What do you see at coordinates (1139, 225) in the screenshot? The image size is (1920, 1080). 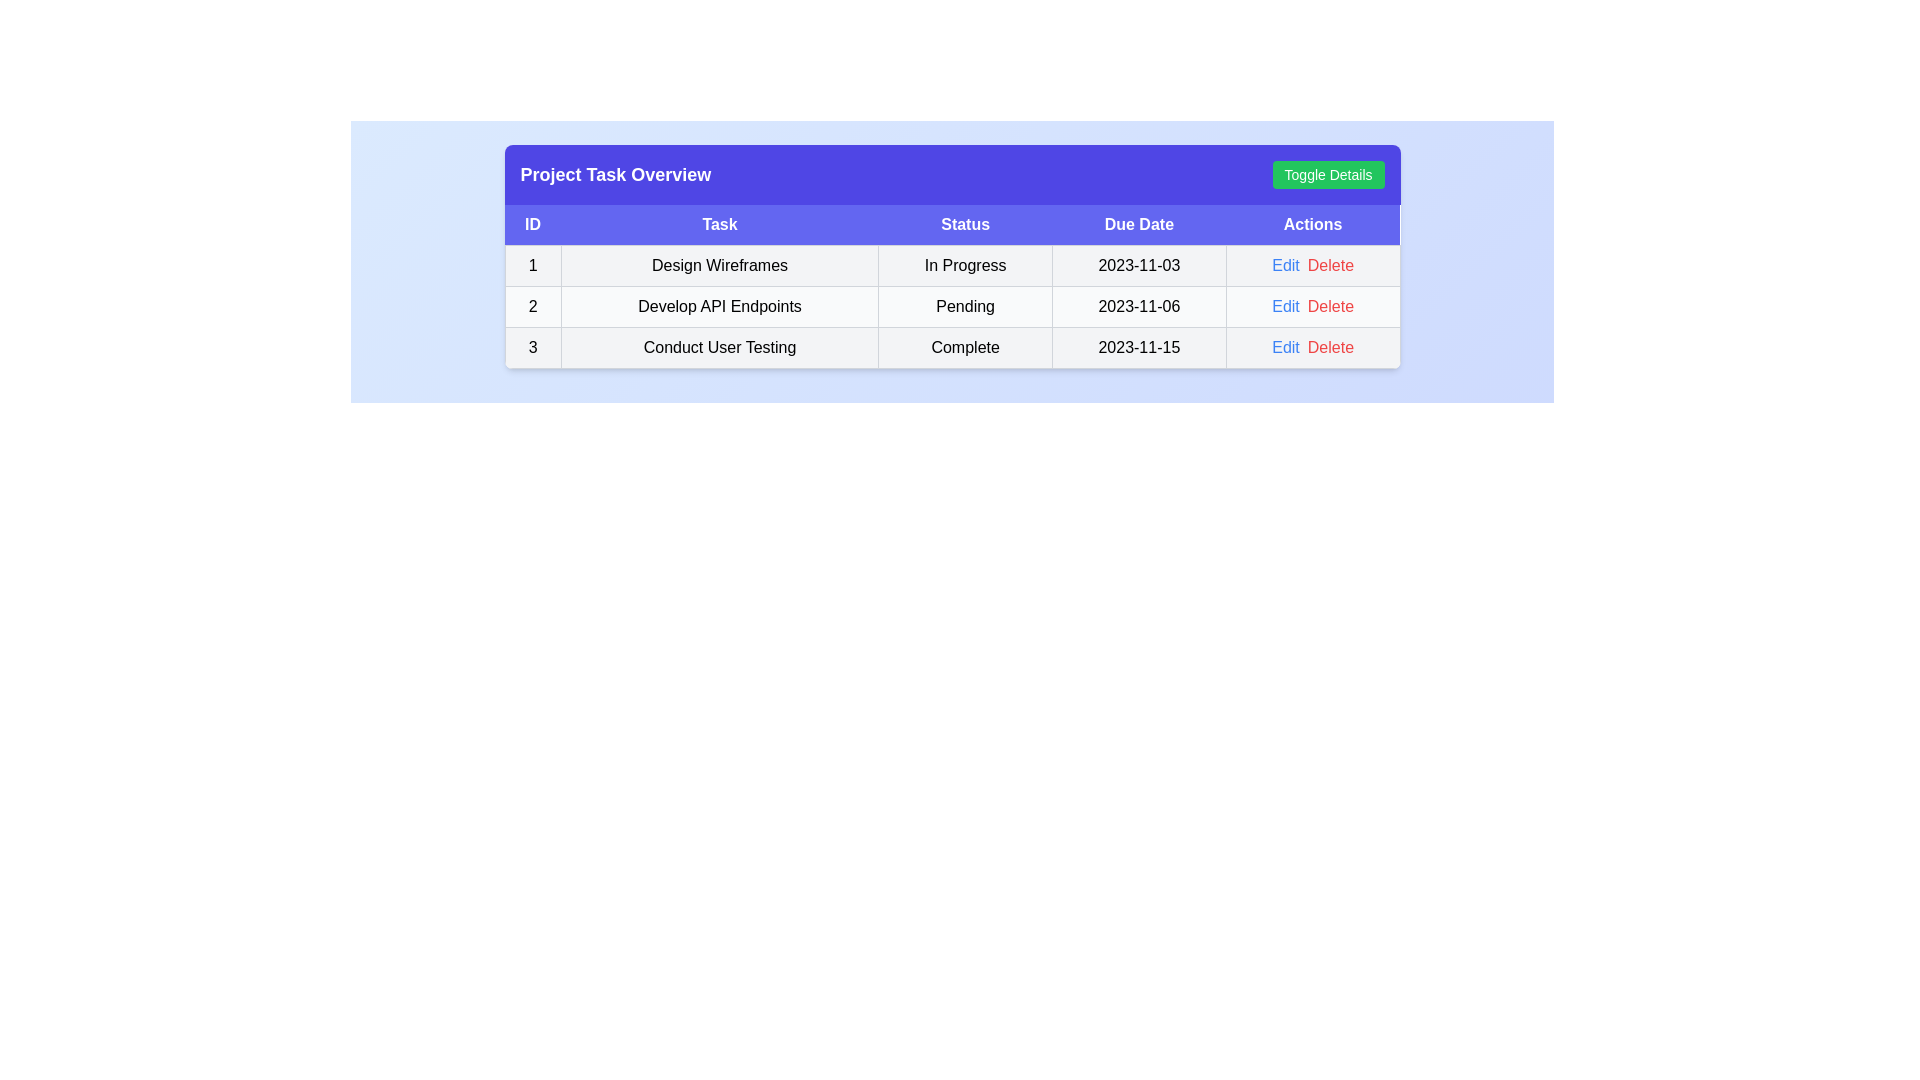 I see `the table header labeled Due Date to sort the tasks` at bounding box center [1139, 225].